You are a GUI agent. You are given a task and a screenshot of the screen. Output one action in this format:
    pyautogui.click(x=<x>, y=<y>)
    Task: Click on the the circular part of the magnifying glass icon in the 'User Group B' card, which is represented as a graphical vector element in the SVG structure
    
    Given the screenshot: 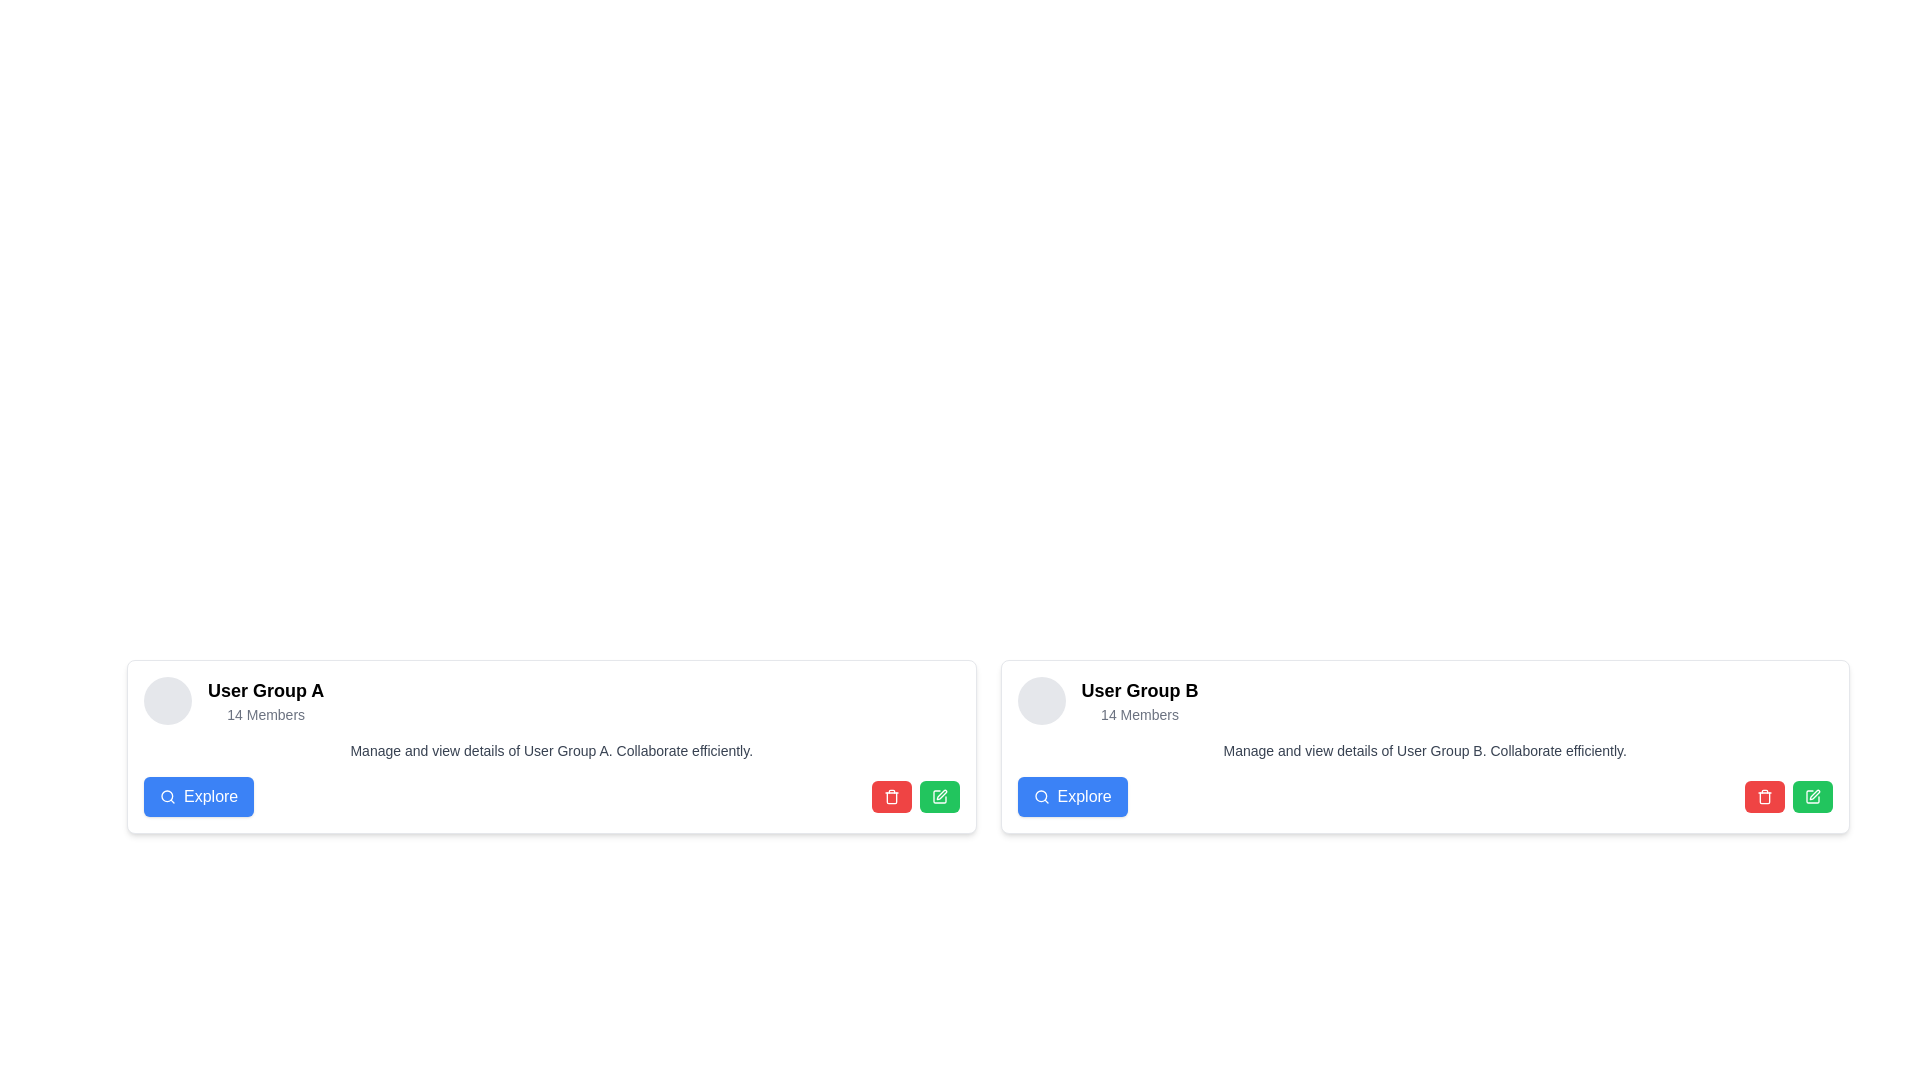 What is the action you would take?
    pyautogui.click(x=1040, y=795)
    